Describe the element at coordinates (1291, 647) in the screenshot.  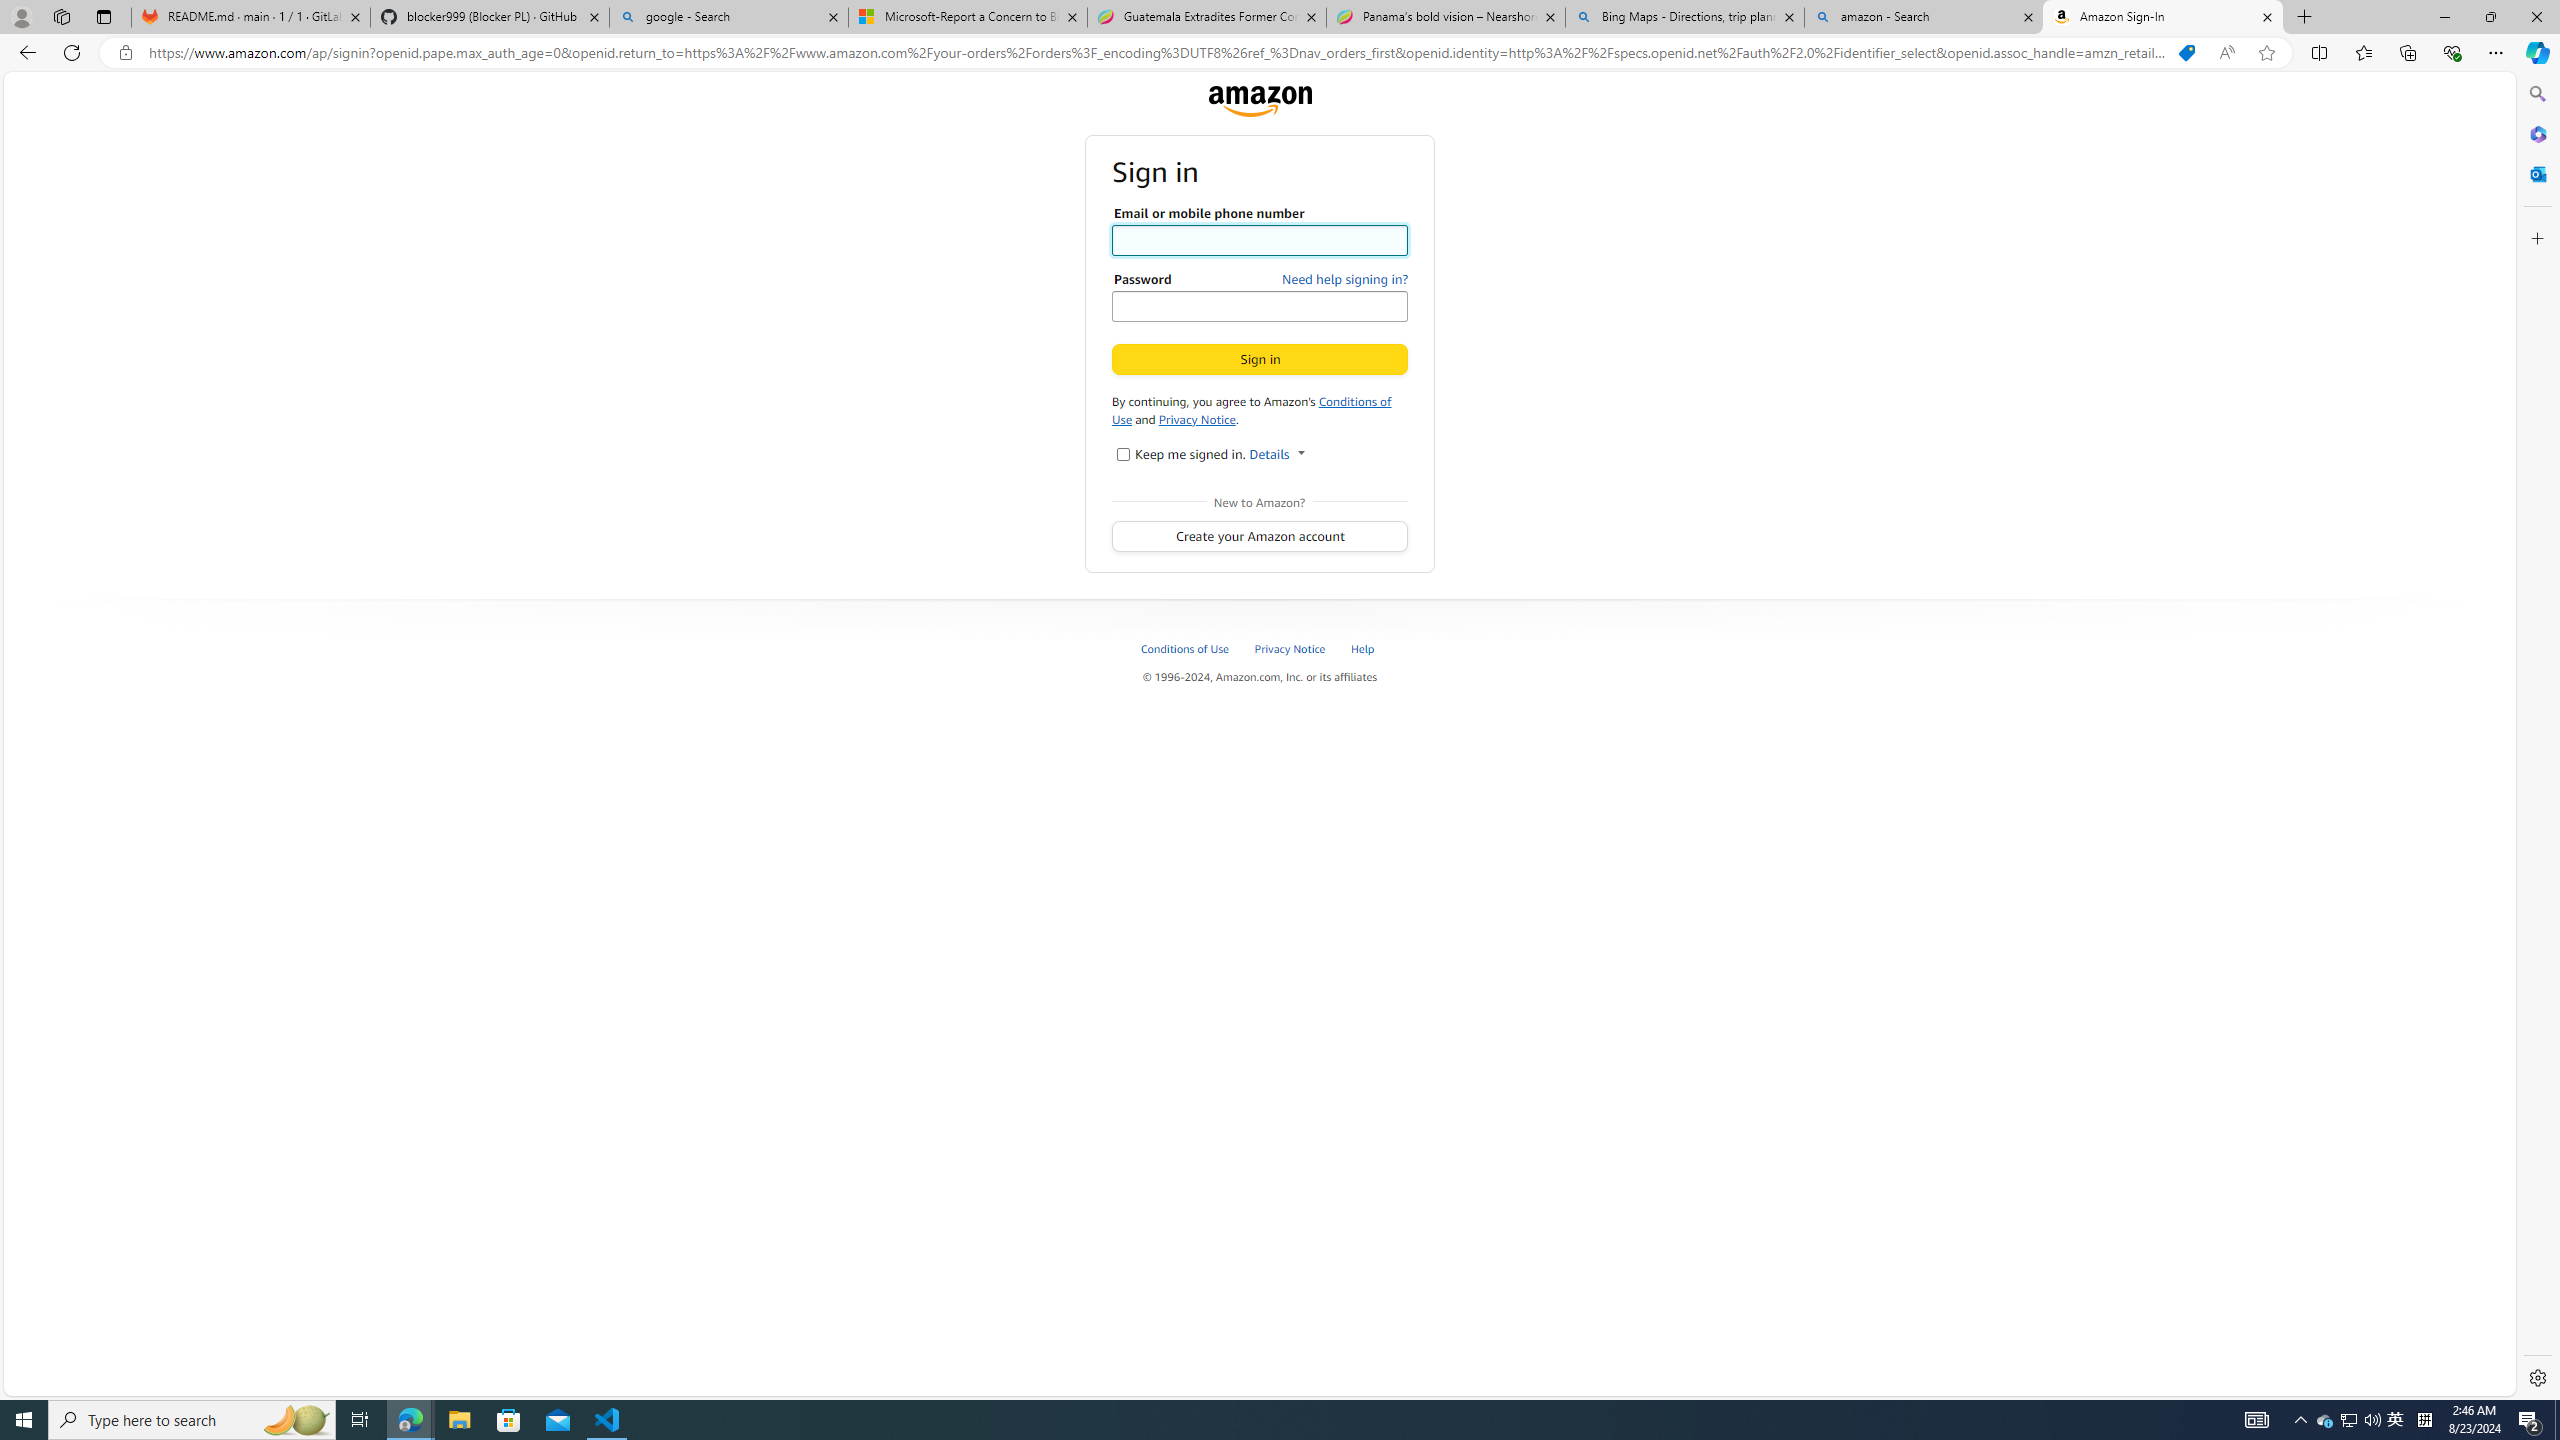
I see `'Privacy Notice '` at that location.